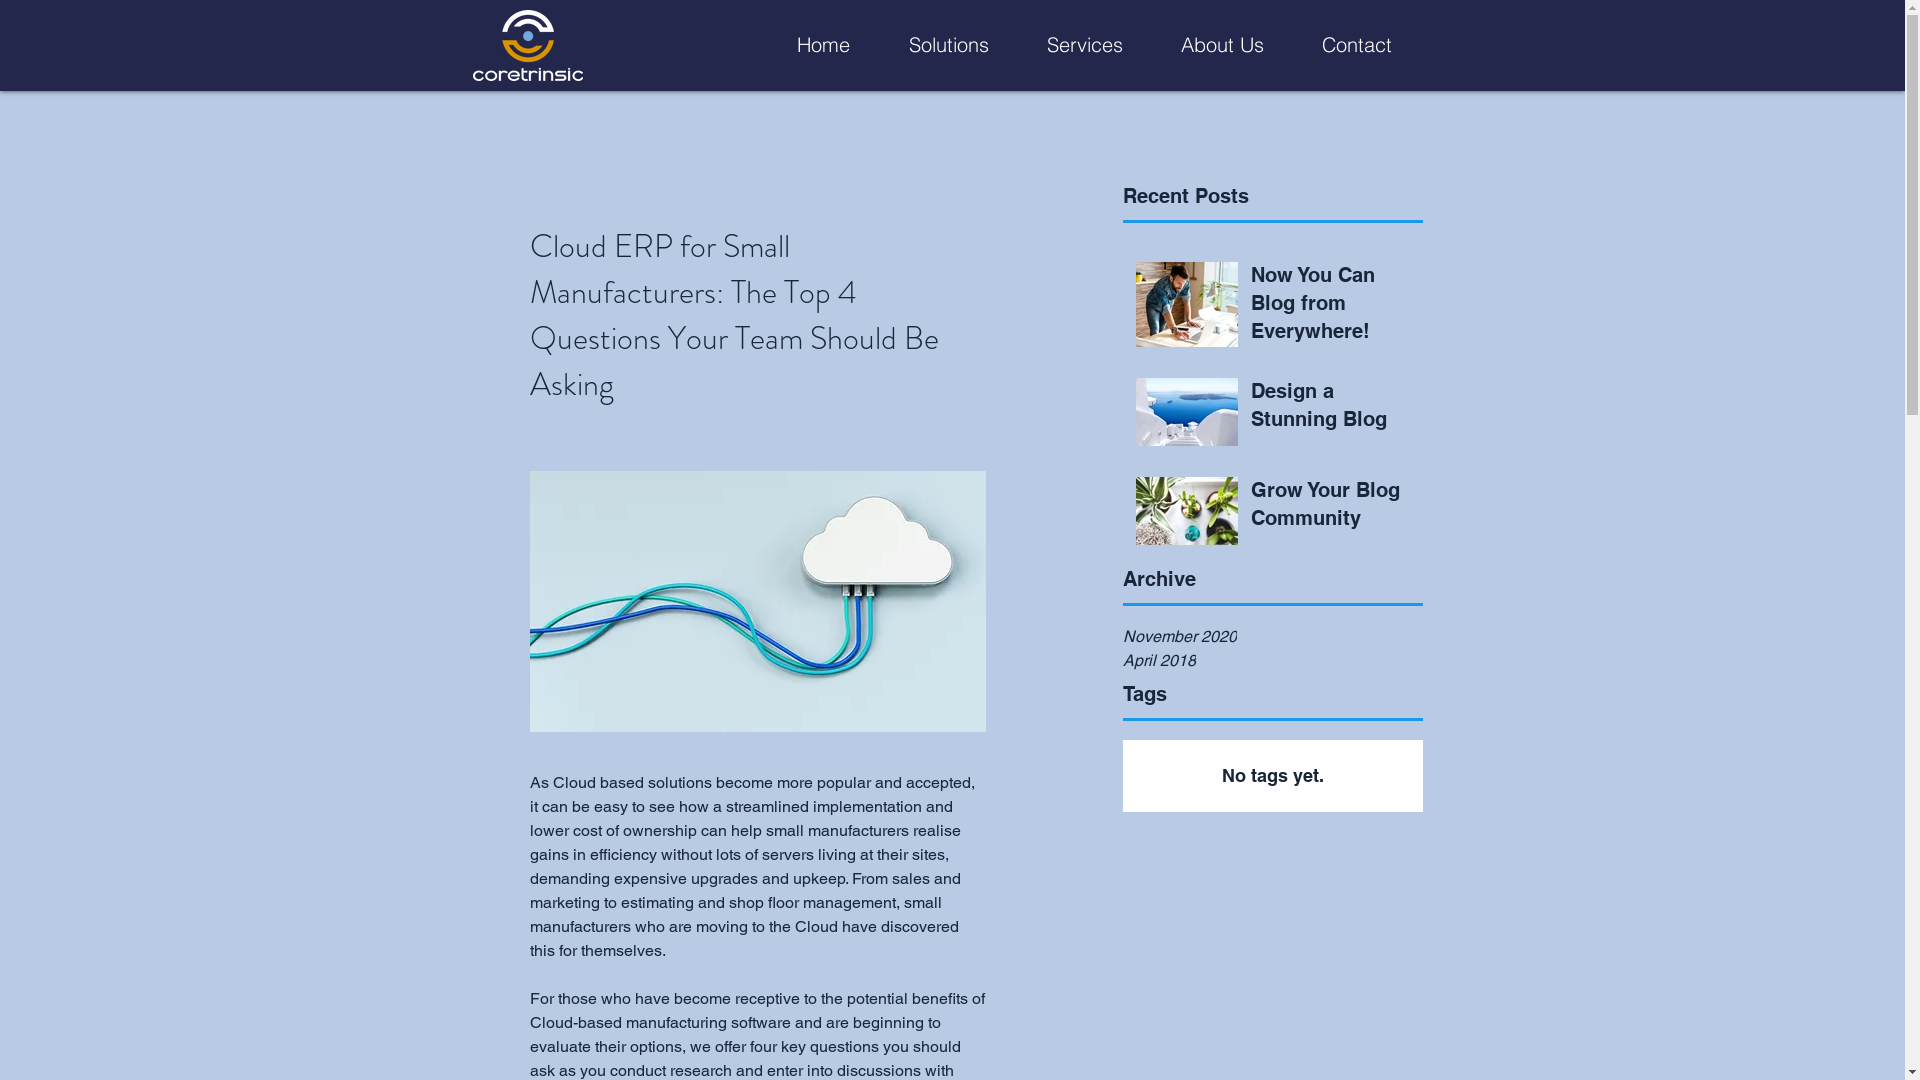 The height and width of the screenshot is (1080, 1920). What do you see at coordinates (1271, 636) in the screenshot?
I see `'November 2020'` at bounding box center [1271, 636].